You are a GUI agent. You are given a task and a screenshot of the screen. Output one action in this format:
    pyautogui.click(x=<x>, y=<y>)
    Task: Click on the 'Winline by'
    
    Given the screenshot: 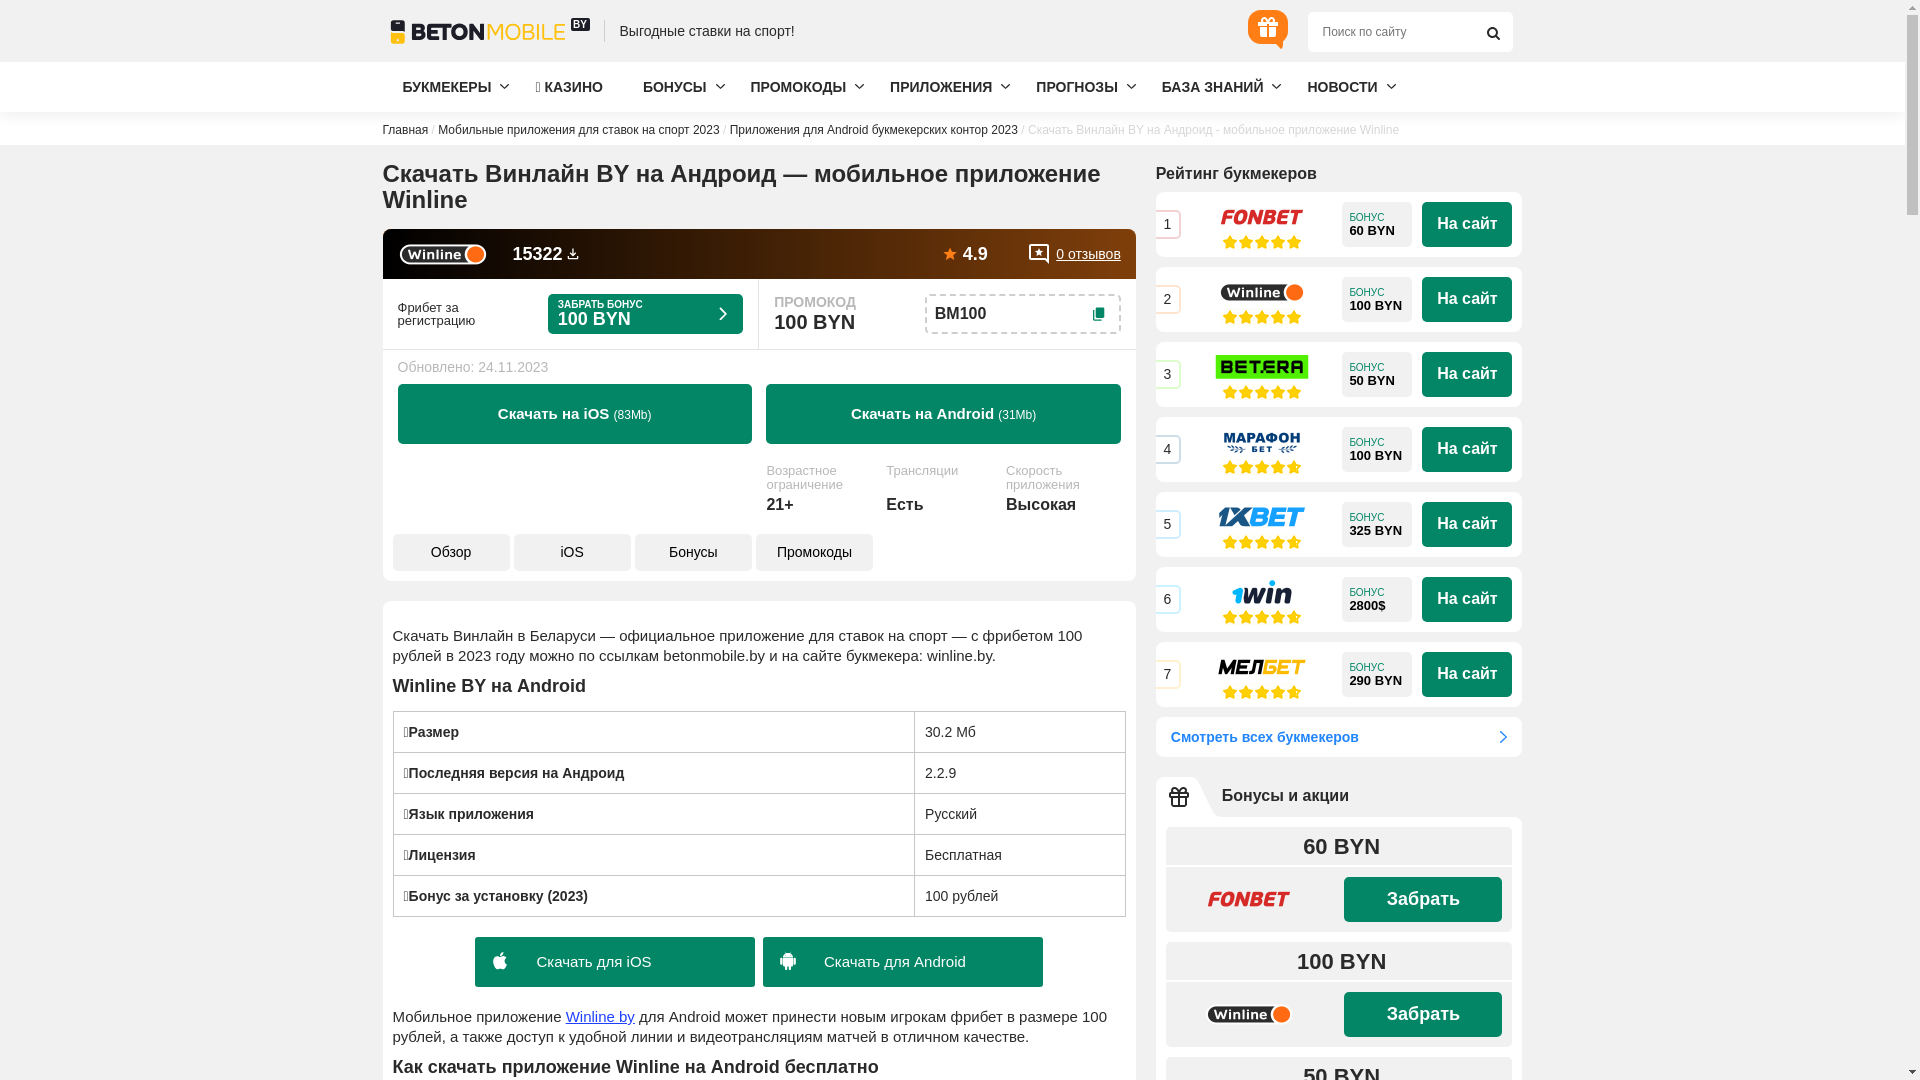 What is the action you would take?
    pyautogui.click(x=599, y=1016)
    